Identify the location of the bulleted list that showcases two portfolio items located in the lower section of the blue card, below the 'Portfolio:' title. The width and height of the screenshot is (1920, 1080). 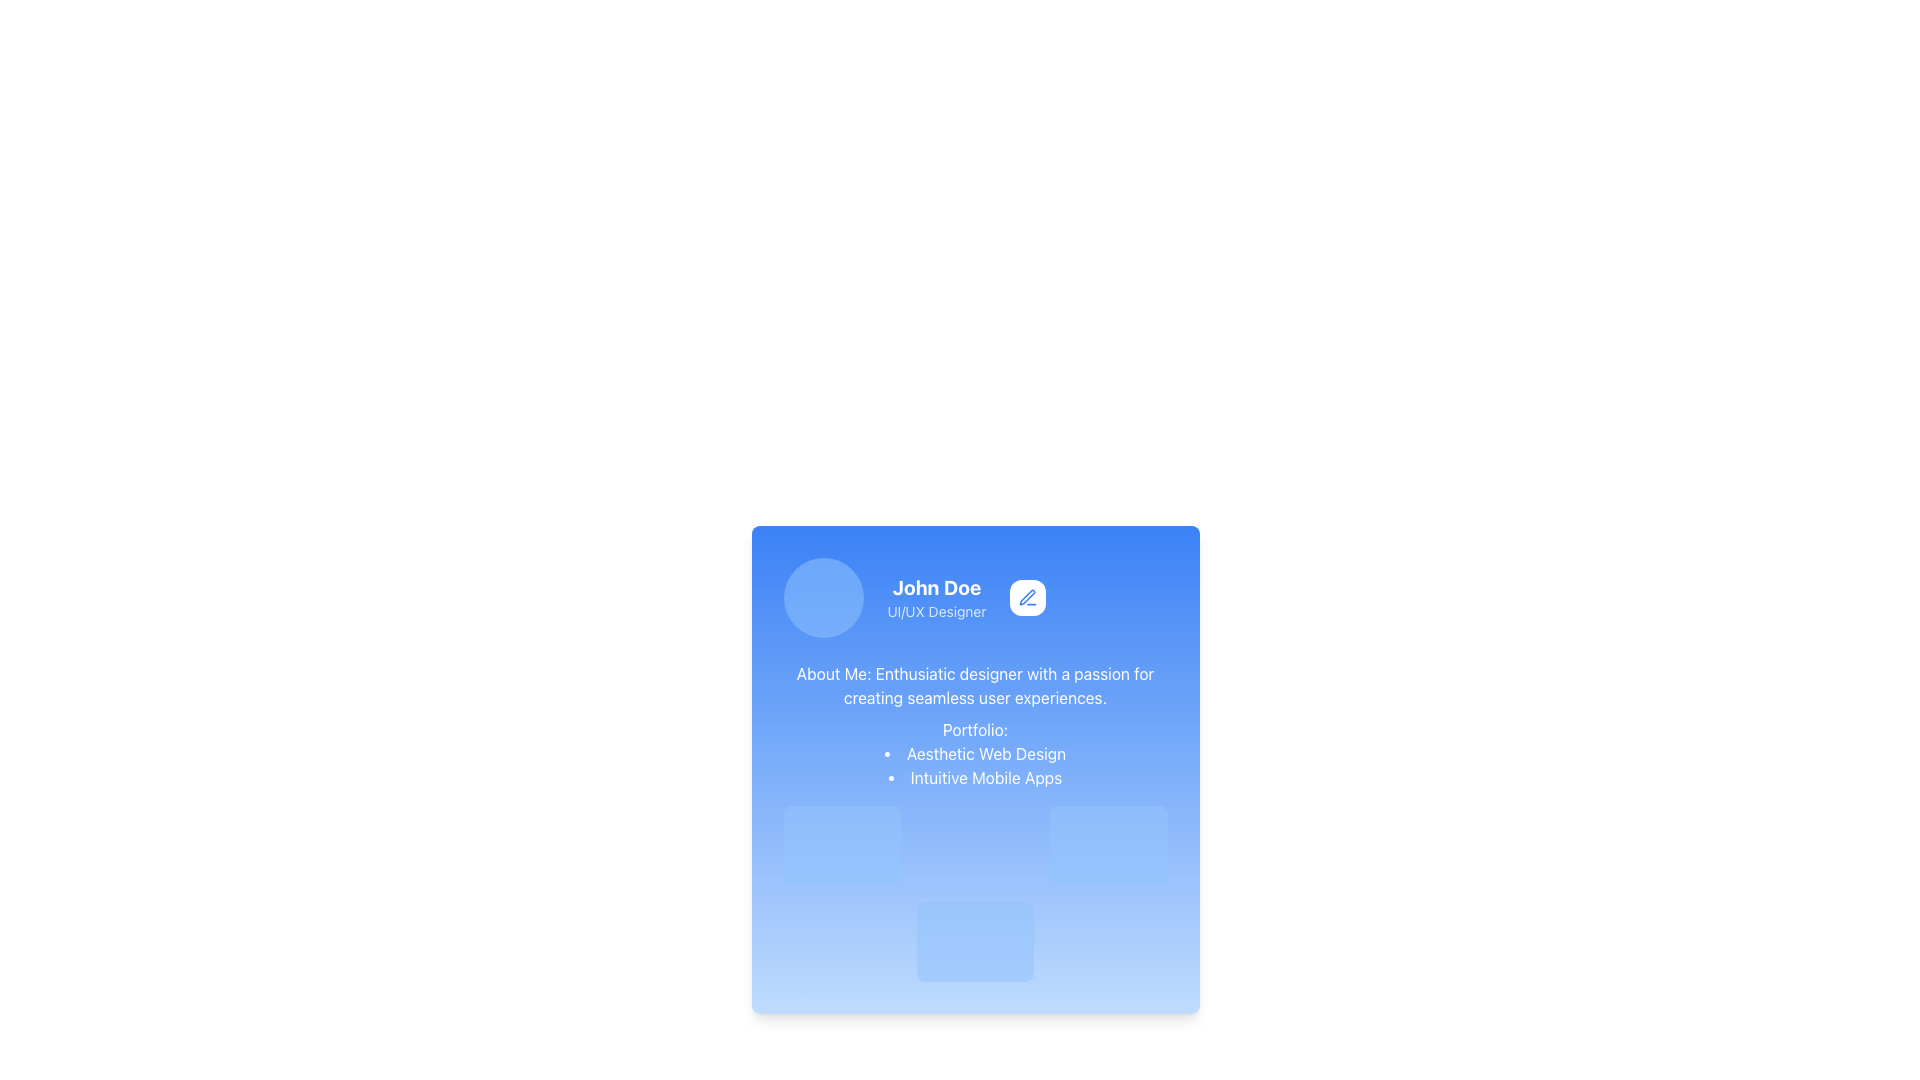
(975, 765).